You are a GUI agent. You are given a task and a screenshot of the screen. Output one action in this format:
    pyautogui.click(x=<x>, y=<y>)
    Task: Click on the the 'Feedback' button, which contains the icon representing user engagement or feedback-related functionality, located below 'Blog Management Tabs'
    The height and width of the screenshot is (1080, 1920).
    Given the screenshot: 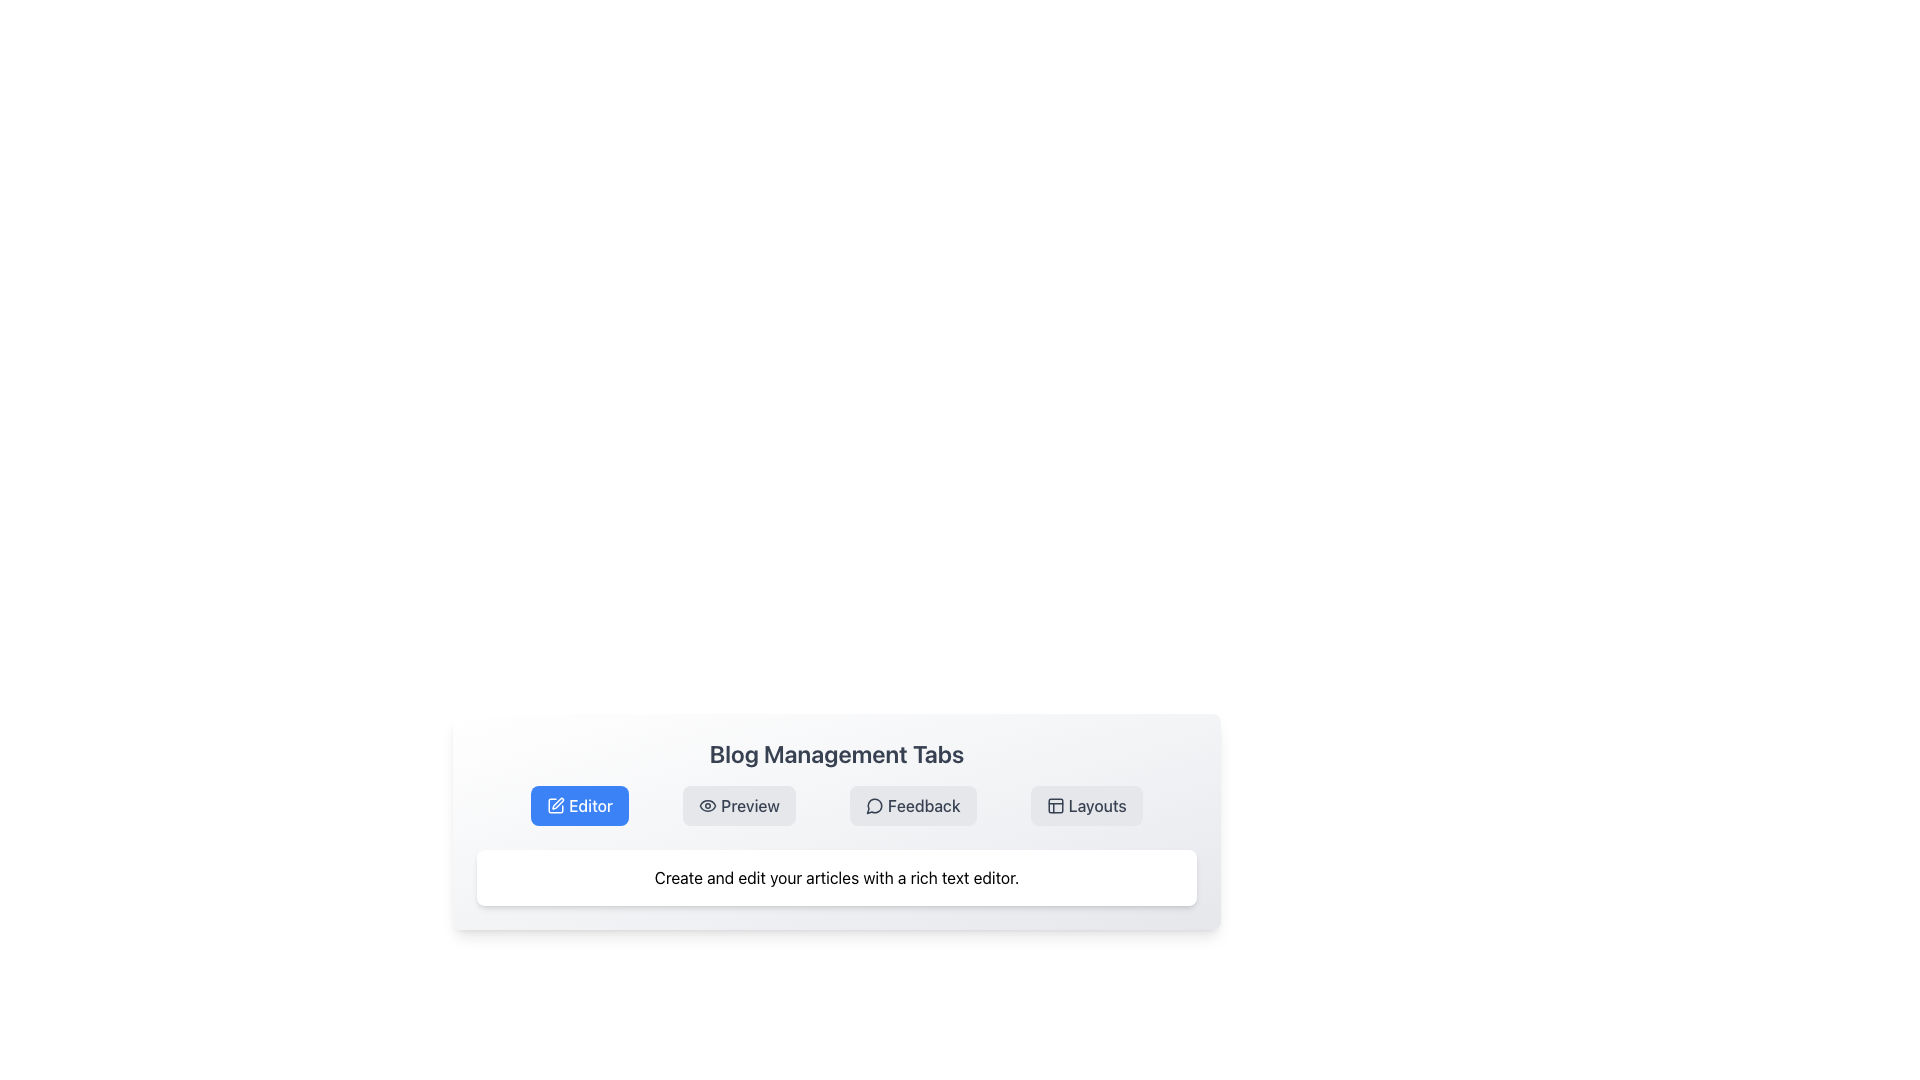 What is the action you would take?
    pyautogui.click(x=874, y=805)
    